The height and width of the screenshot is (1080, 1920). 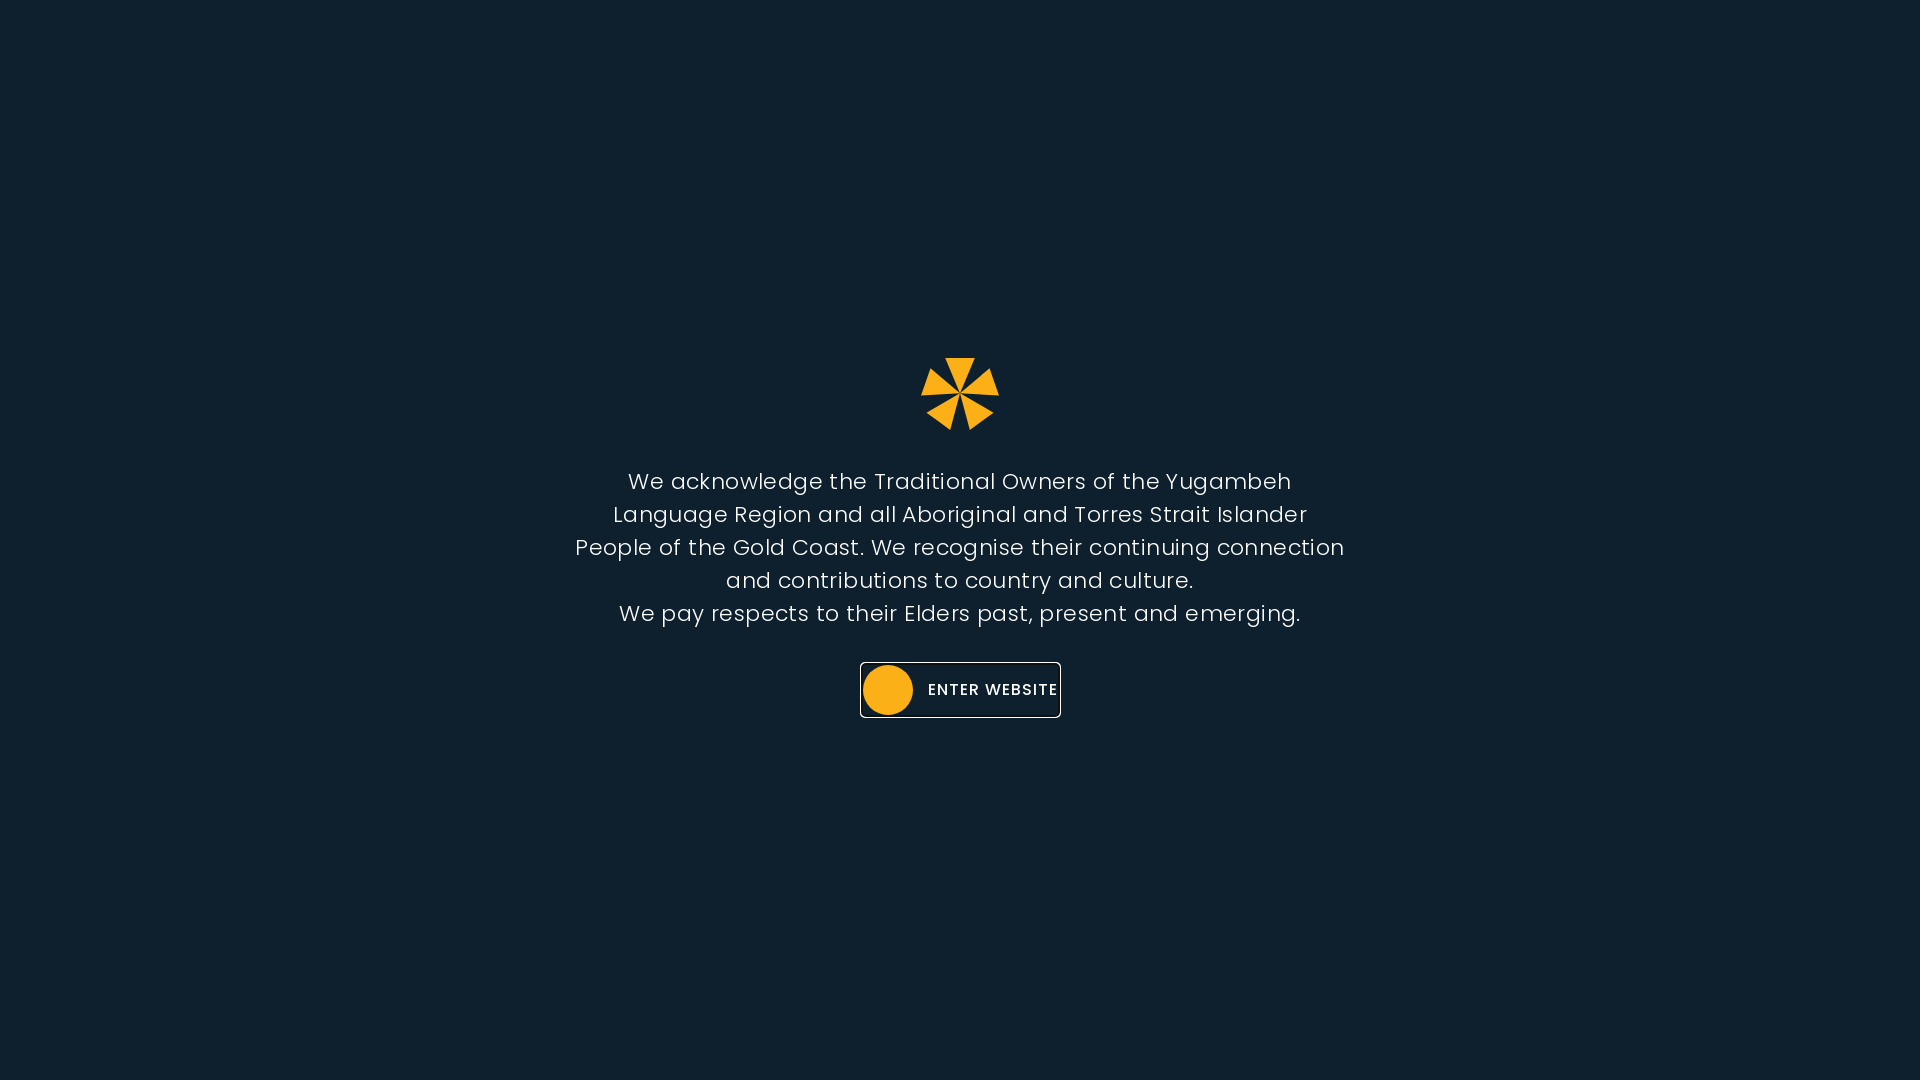 What do you see at coordinates (1520, 57) in the screenshot?
I see `'Get in touch'` at bounding box center [1520, 57].